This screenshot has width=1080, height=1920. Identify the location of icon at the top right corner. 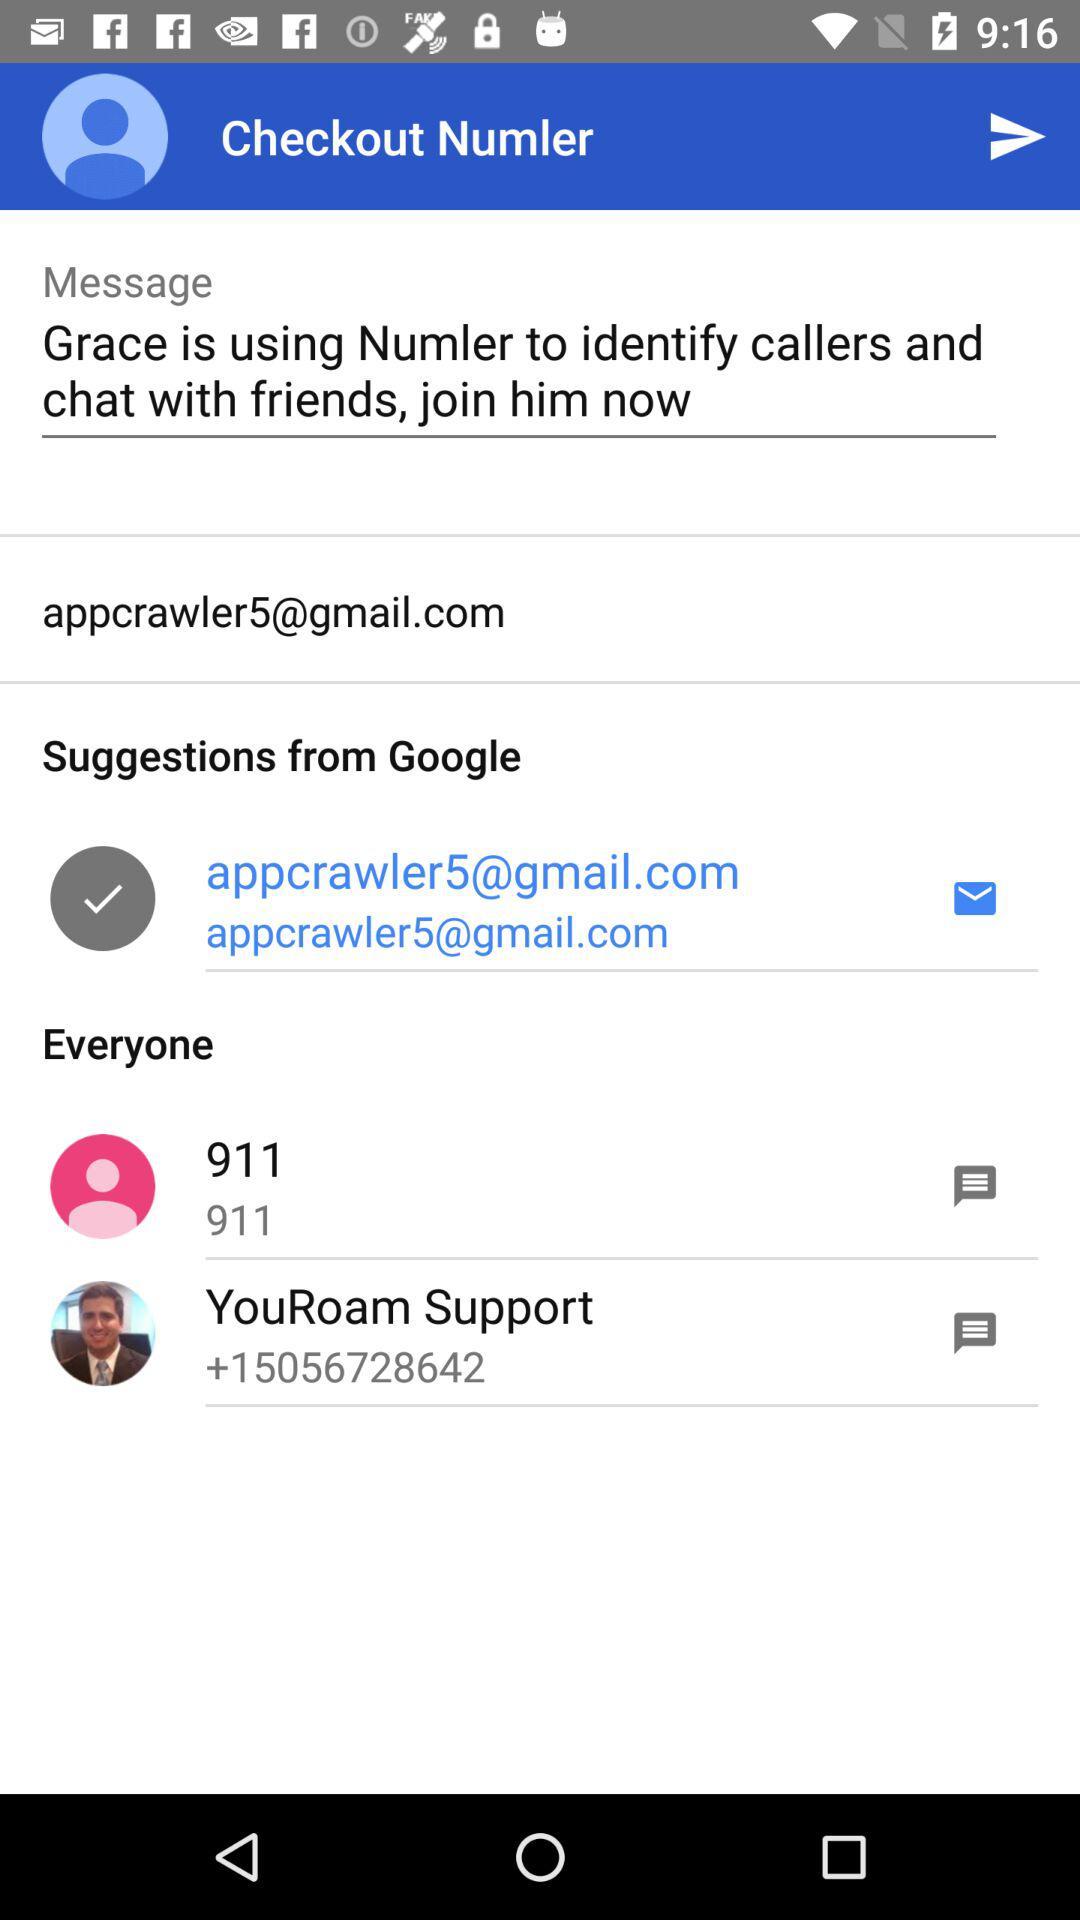
(1017, 135).